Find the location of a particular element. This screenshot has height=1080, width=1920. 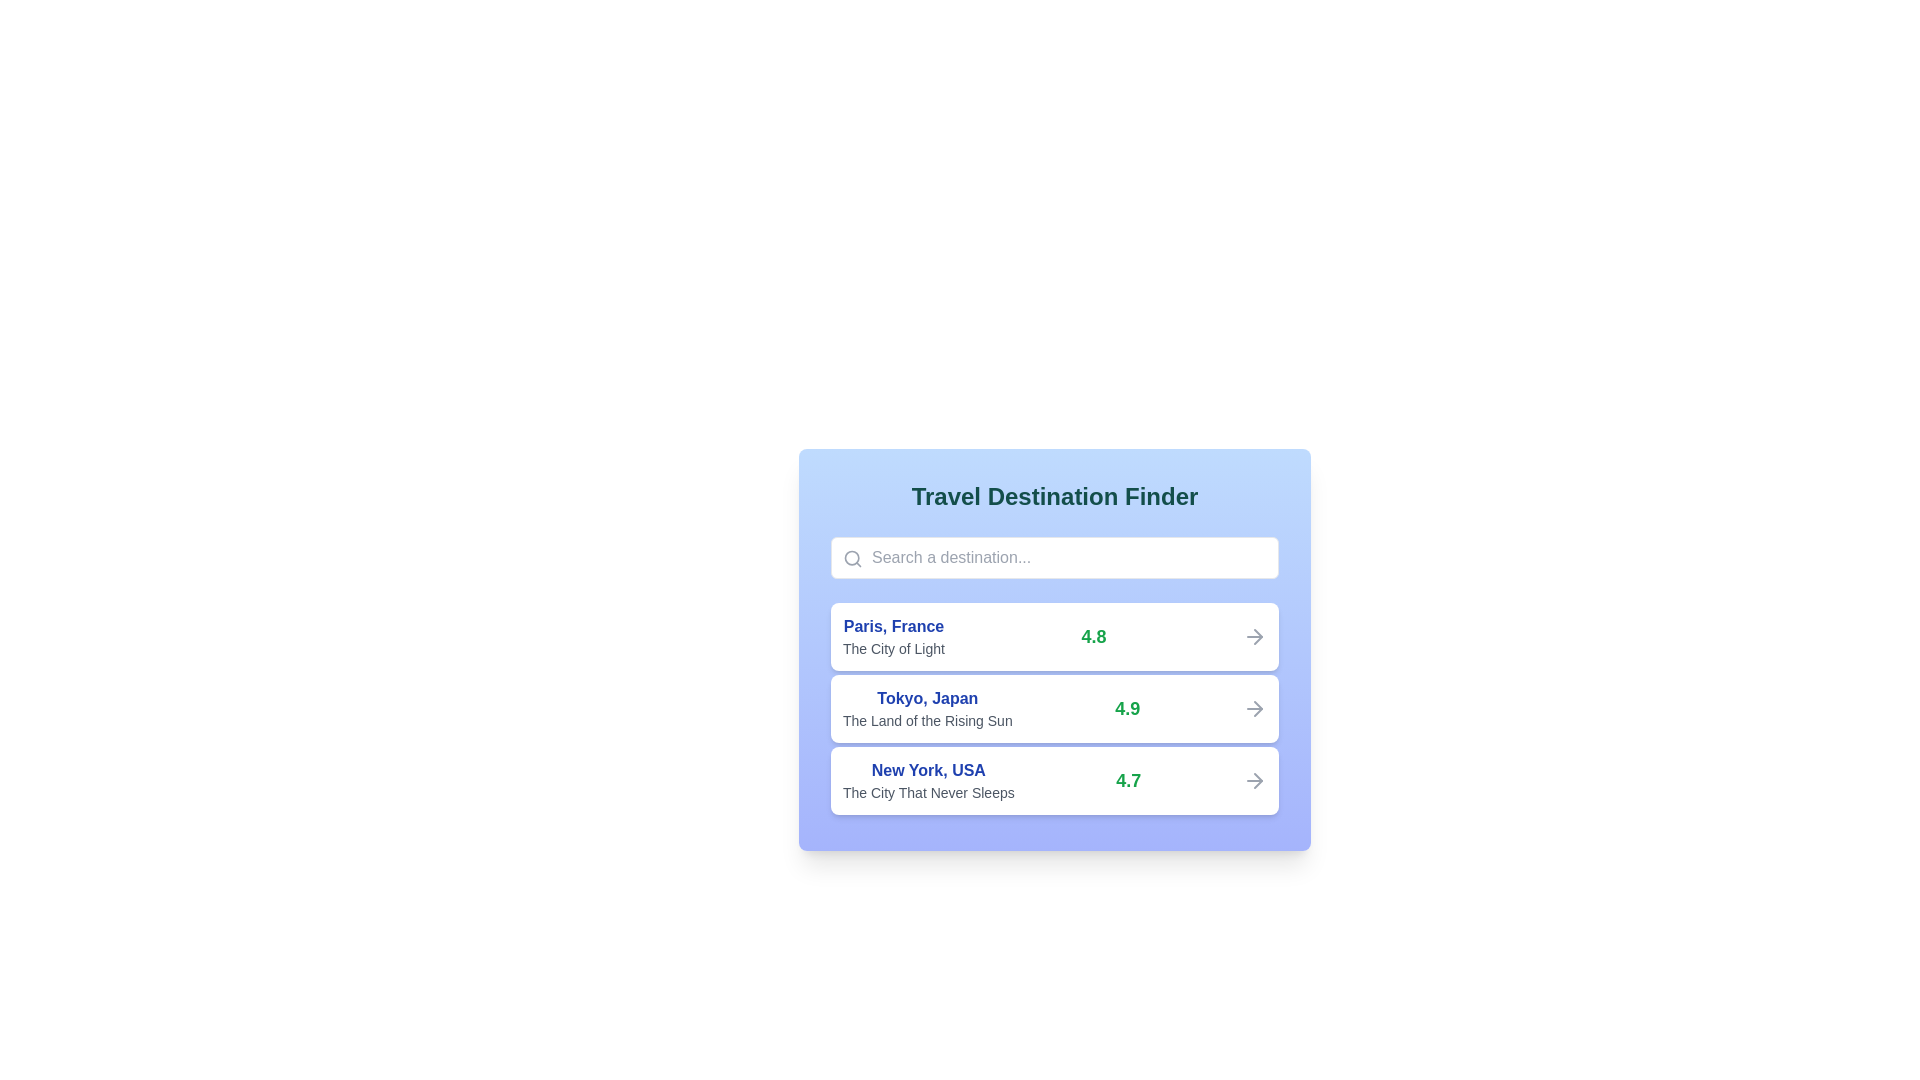

the label providing a description or tagline for the travel destination 'Paris, France', located beneath the 'Paris, France' text is located at coordinates (892, 648).